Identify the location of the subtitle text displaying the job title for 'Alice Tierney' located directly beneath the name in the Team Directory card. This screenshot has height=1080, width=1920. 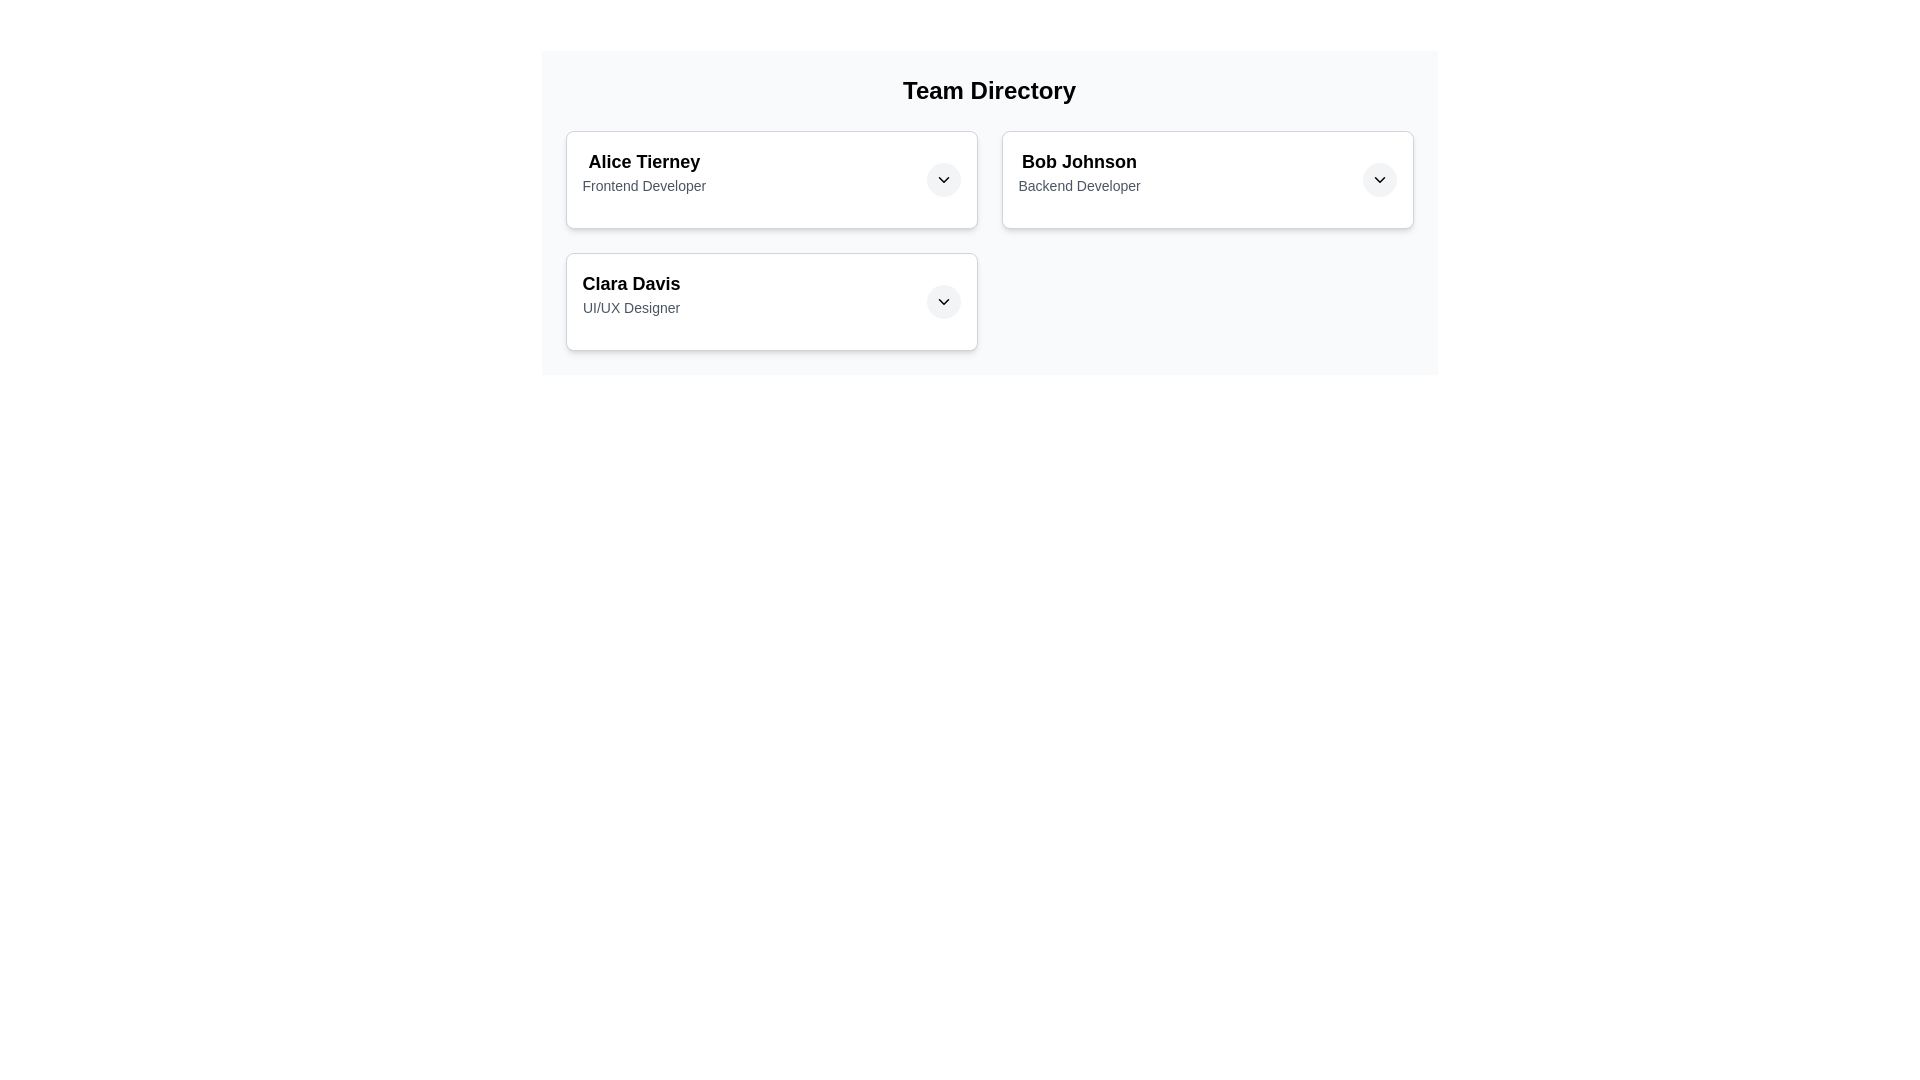
(644, 185).